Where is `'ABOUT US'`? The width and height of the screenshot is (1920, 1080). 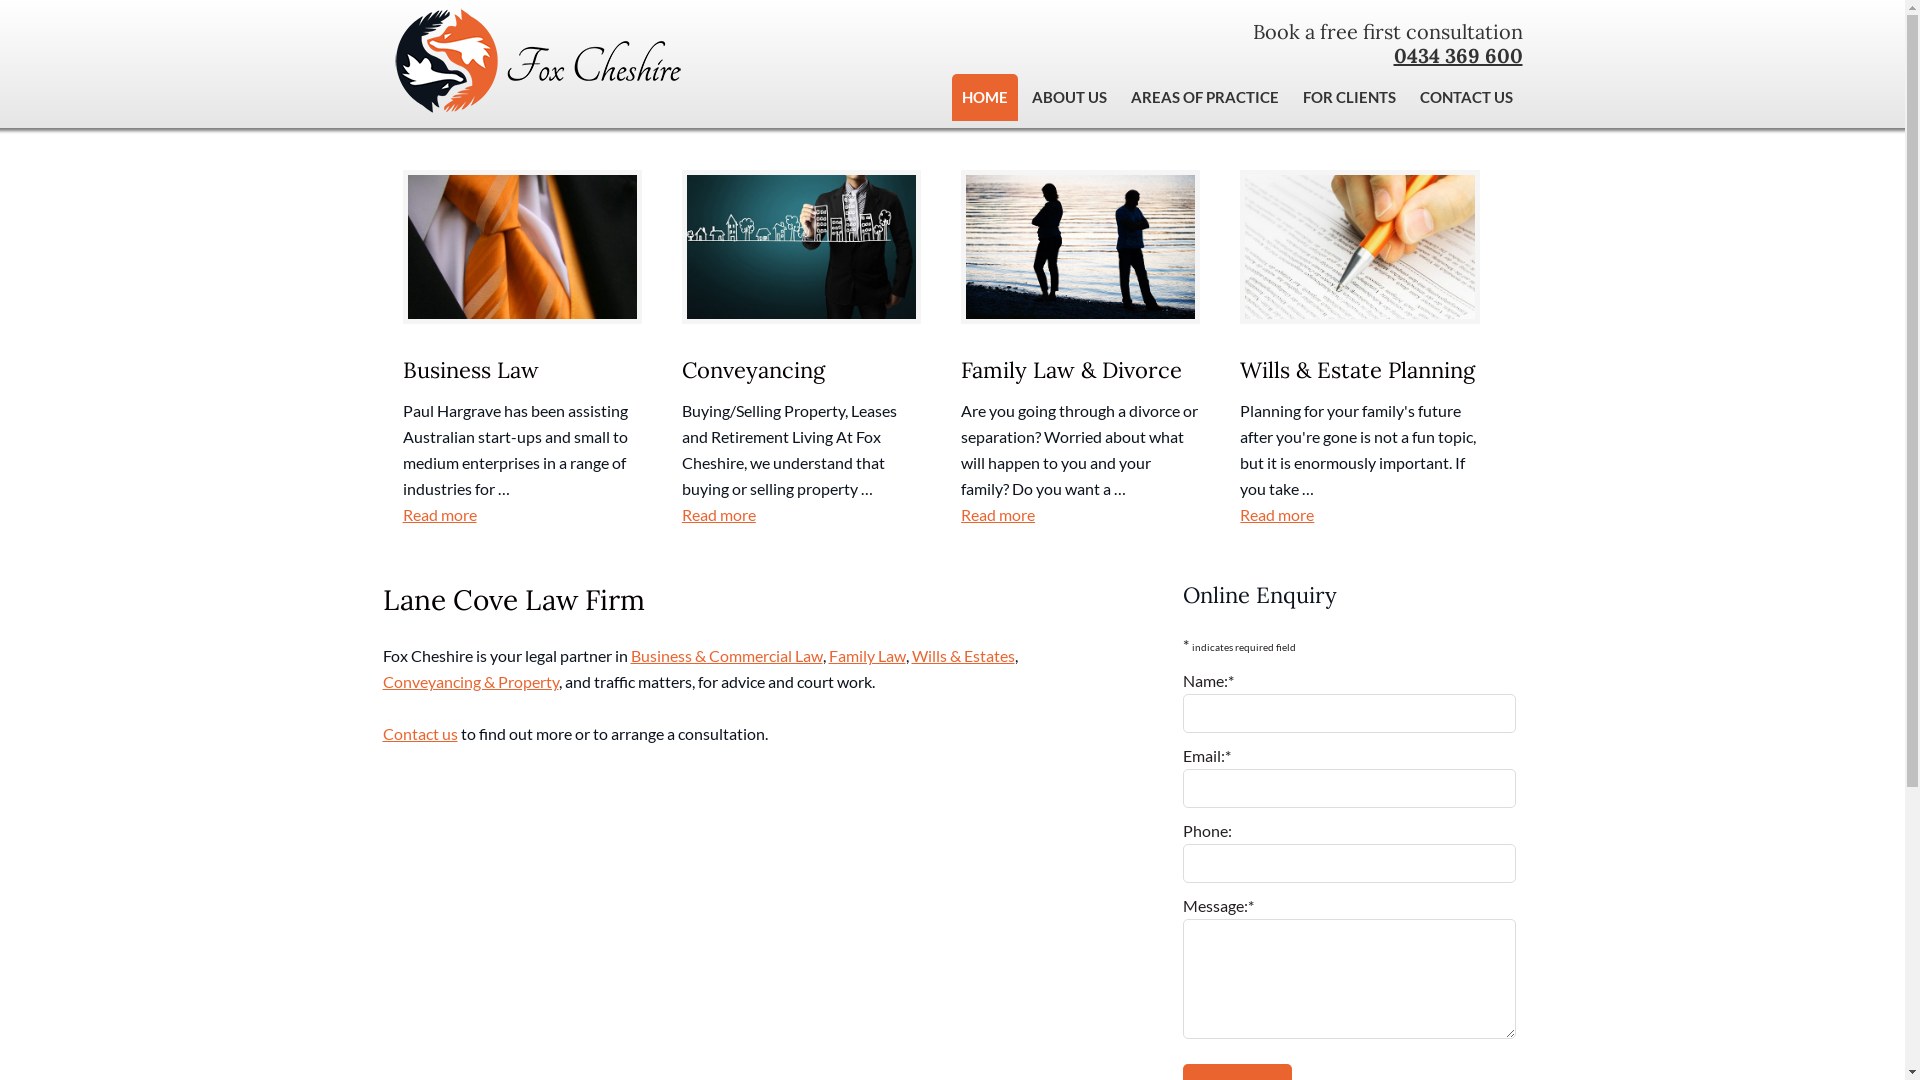
'ABOUT US' is located at coordinates (1068, 97).